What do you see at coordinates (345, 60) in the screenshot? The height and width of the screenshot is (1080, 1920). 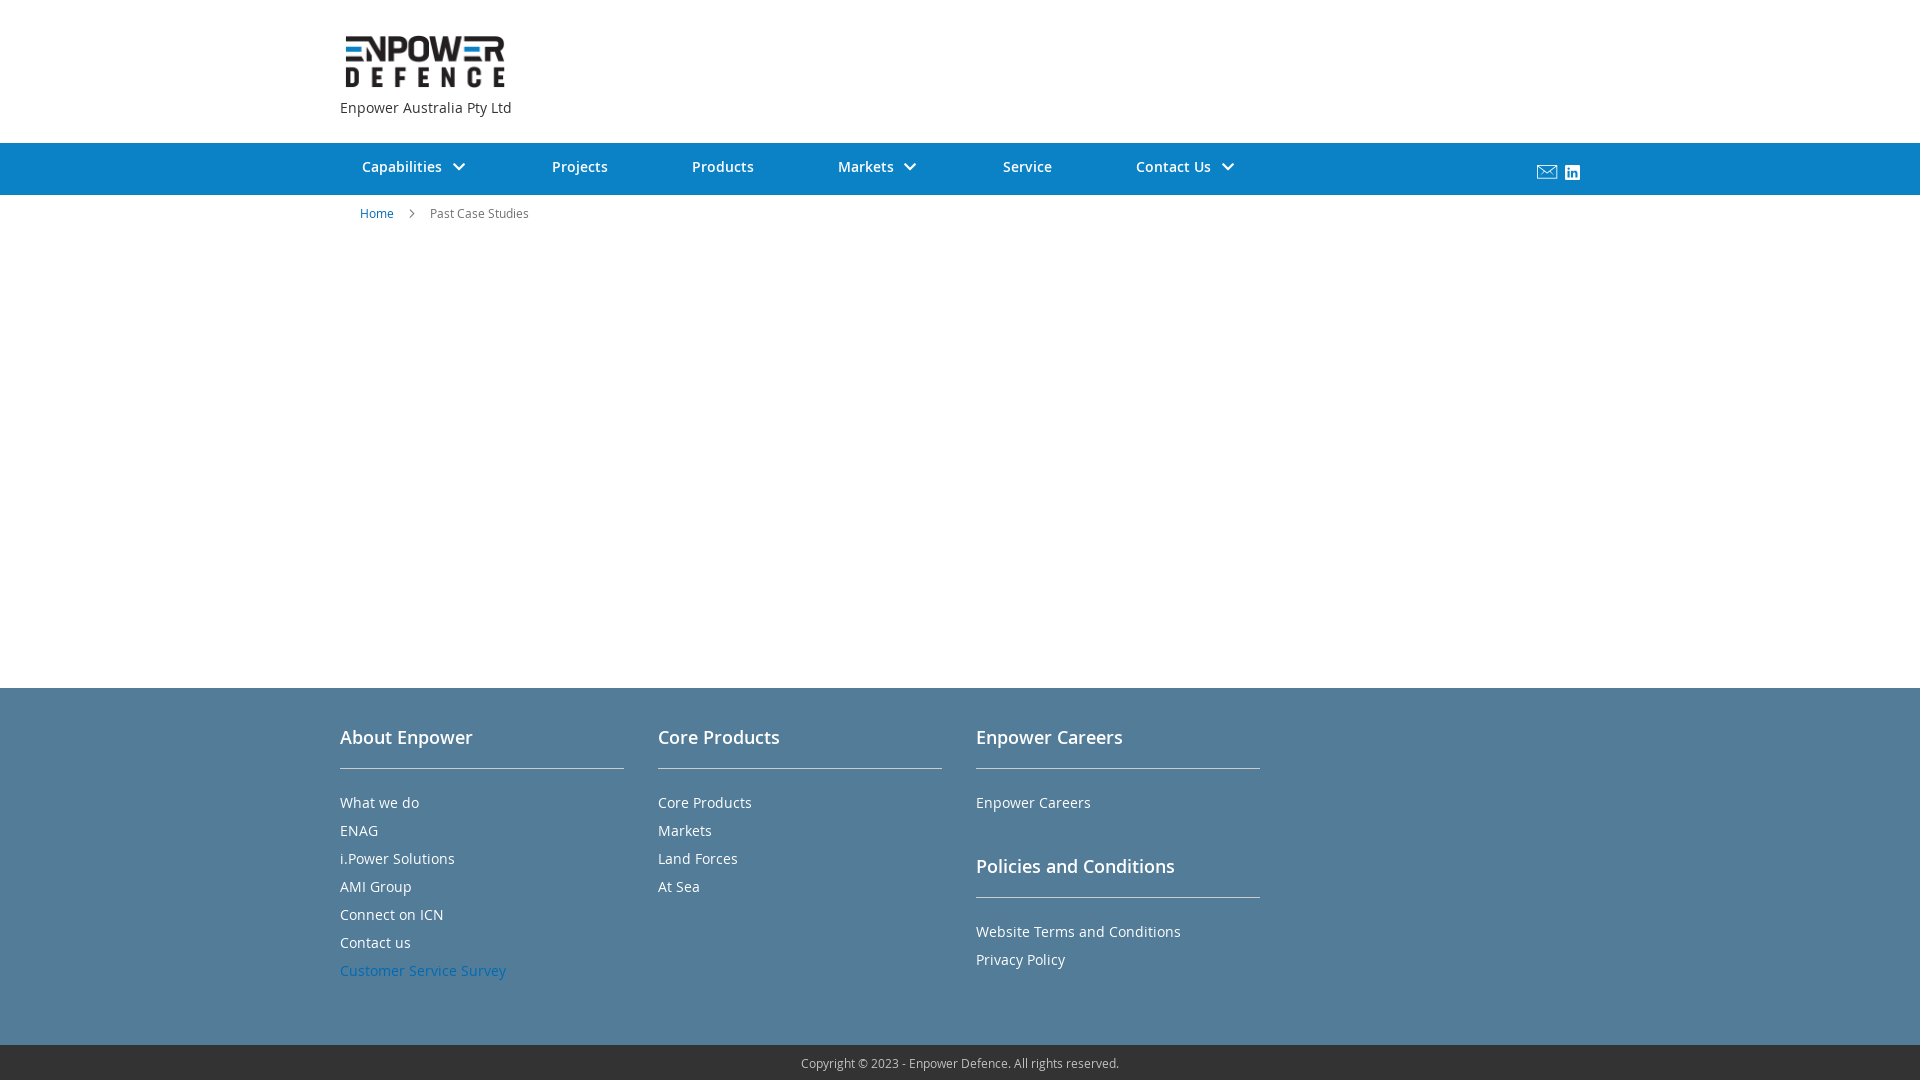 I see `'Enpower Defence'` at bounding box center [345, 60].